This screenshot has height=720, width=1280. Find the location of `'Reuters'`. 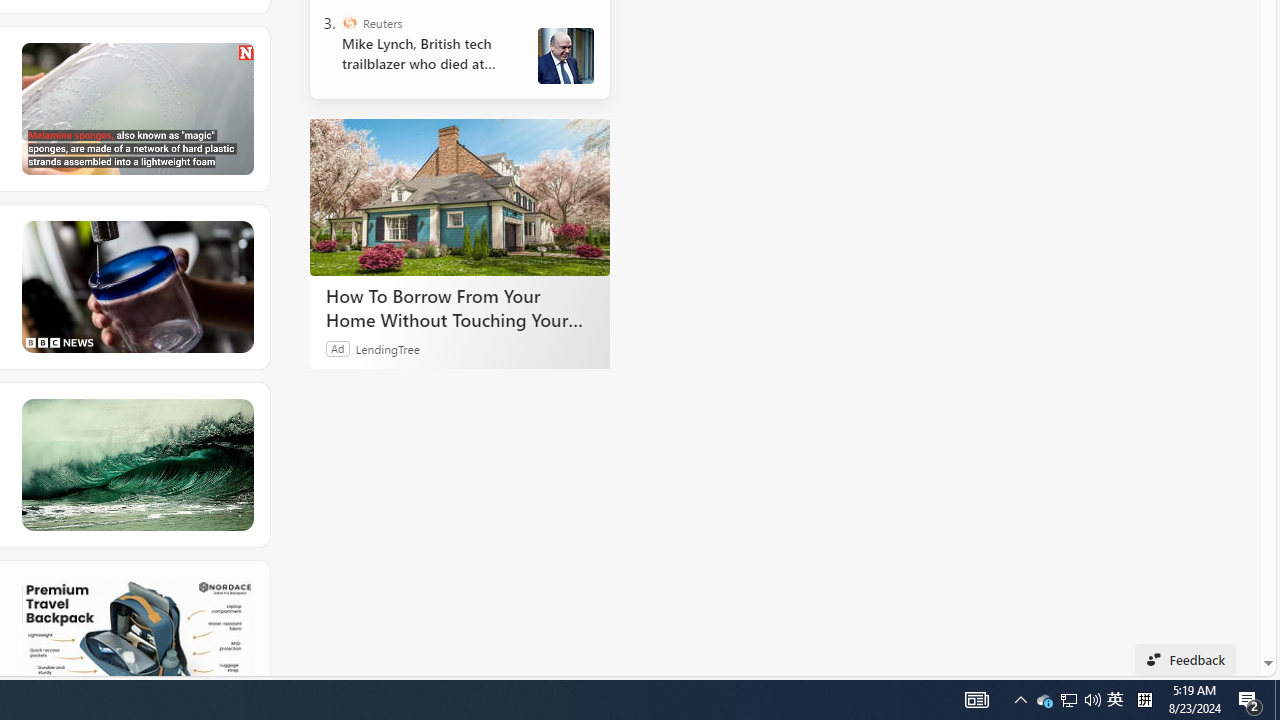

'Reuters' is located at coordinates (350, 23).